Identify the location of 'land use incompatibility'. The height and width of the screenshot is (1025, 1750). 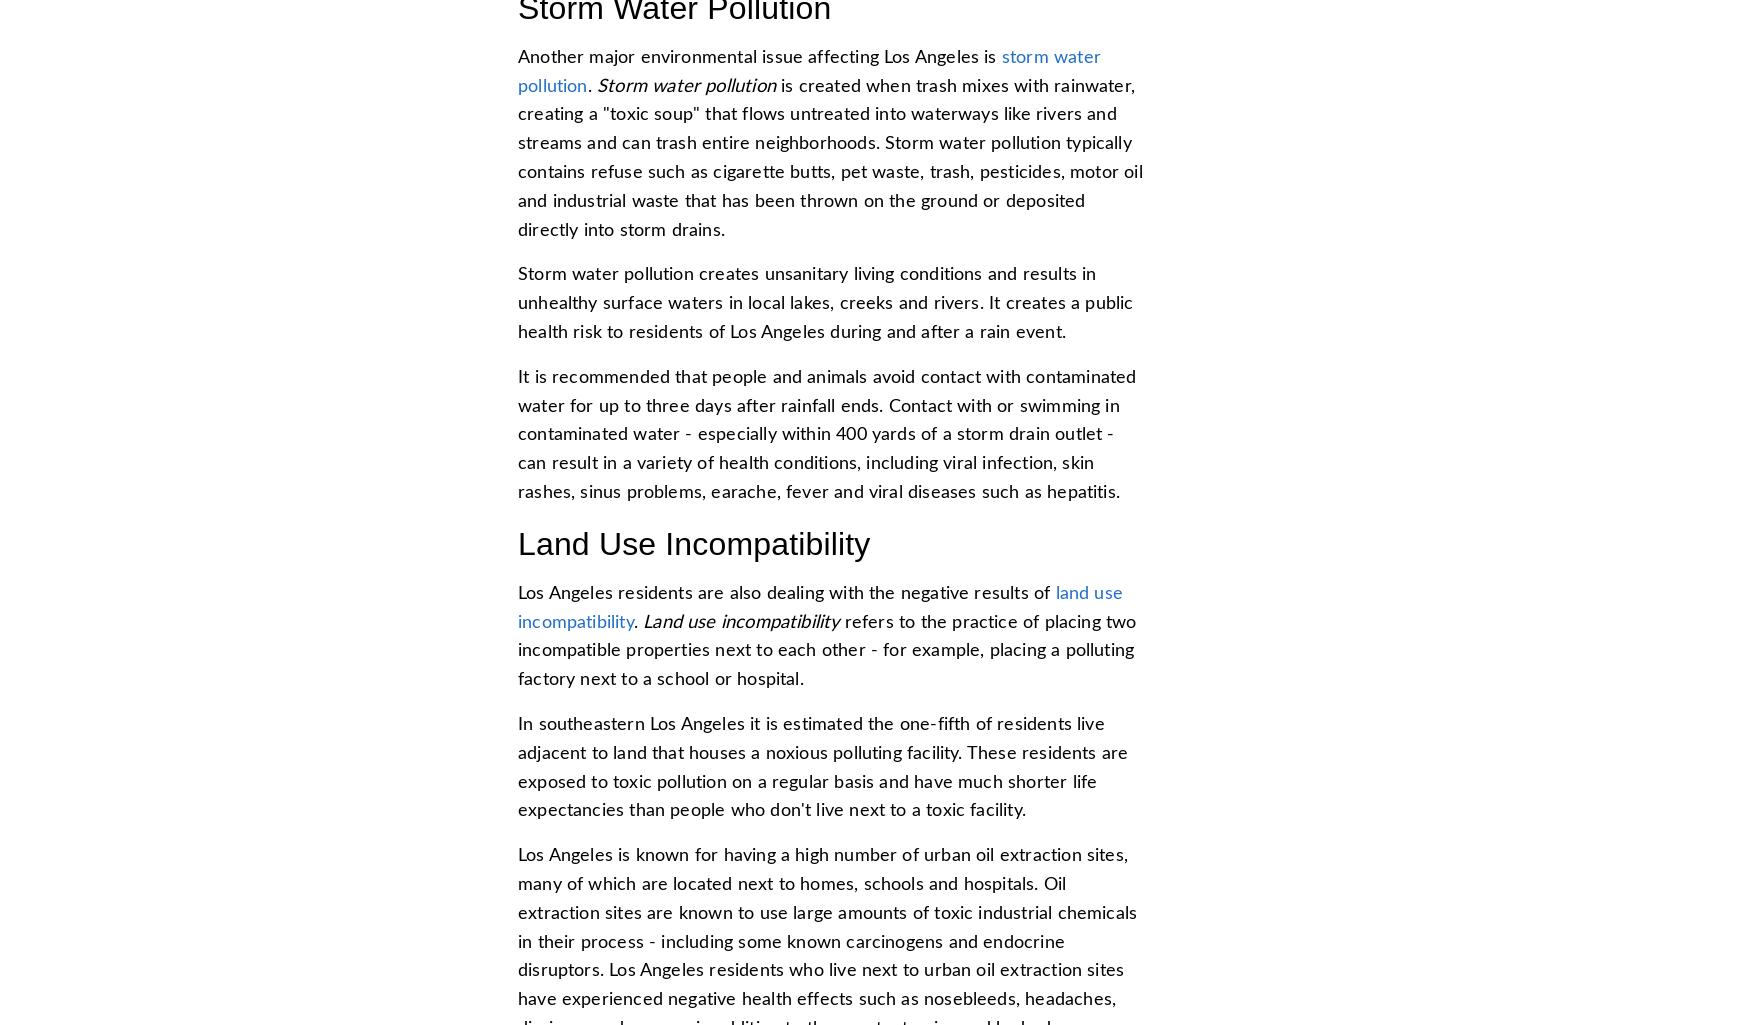
(517, 606).